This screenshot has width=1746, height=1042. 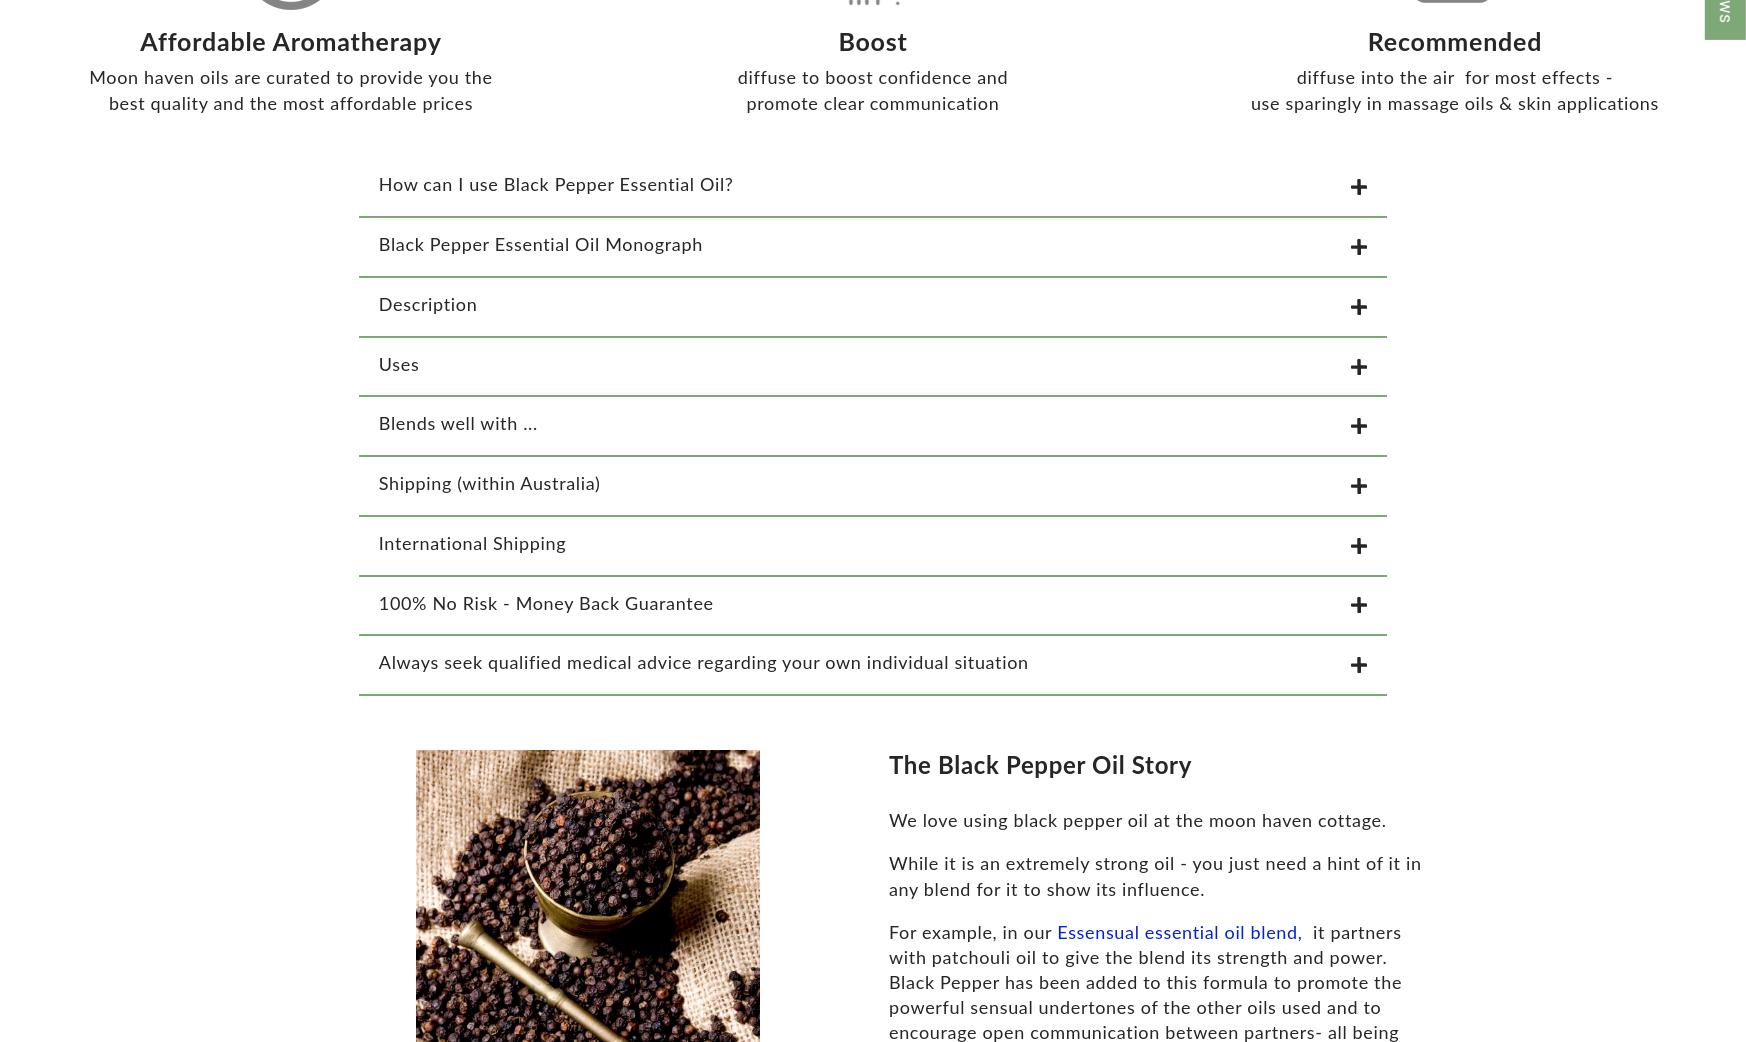 What do you see at coordinates (15, 991) in the screenshot?
I see `'Black Pepper Pure Essential Oil'` at bounding box center [15, 991].